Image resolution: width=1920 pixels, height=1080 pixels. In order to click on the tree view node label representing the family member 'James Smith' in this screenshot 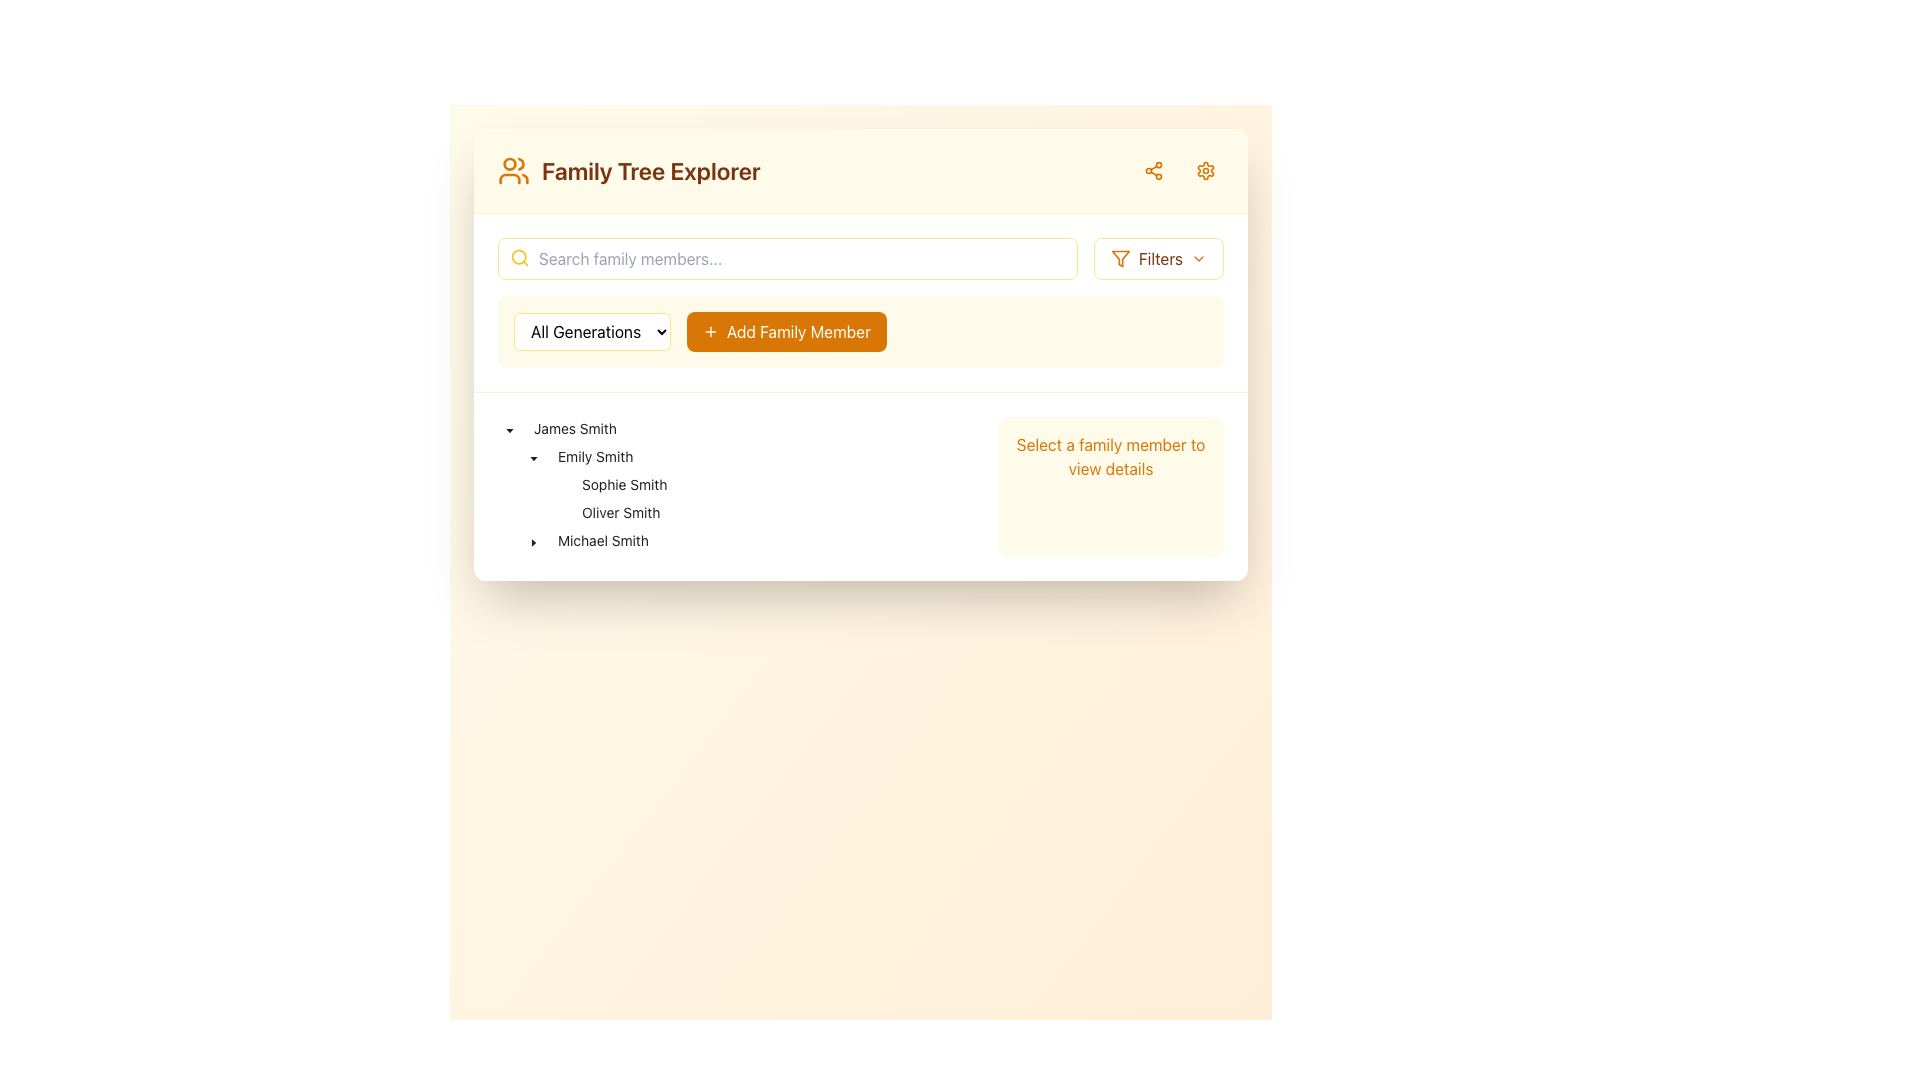, I will do `click(574, 427)`.